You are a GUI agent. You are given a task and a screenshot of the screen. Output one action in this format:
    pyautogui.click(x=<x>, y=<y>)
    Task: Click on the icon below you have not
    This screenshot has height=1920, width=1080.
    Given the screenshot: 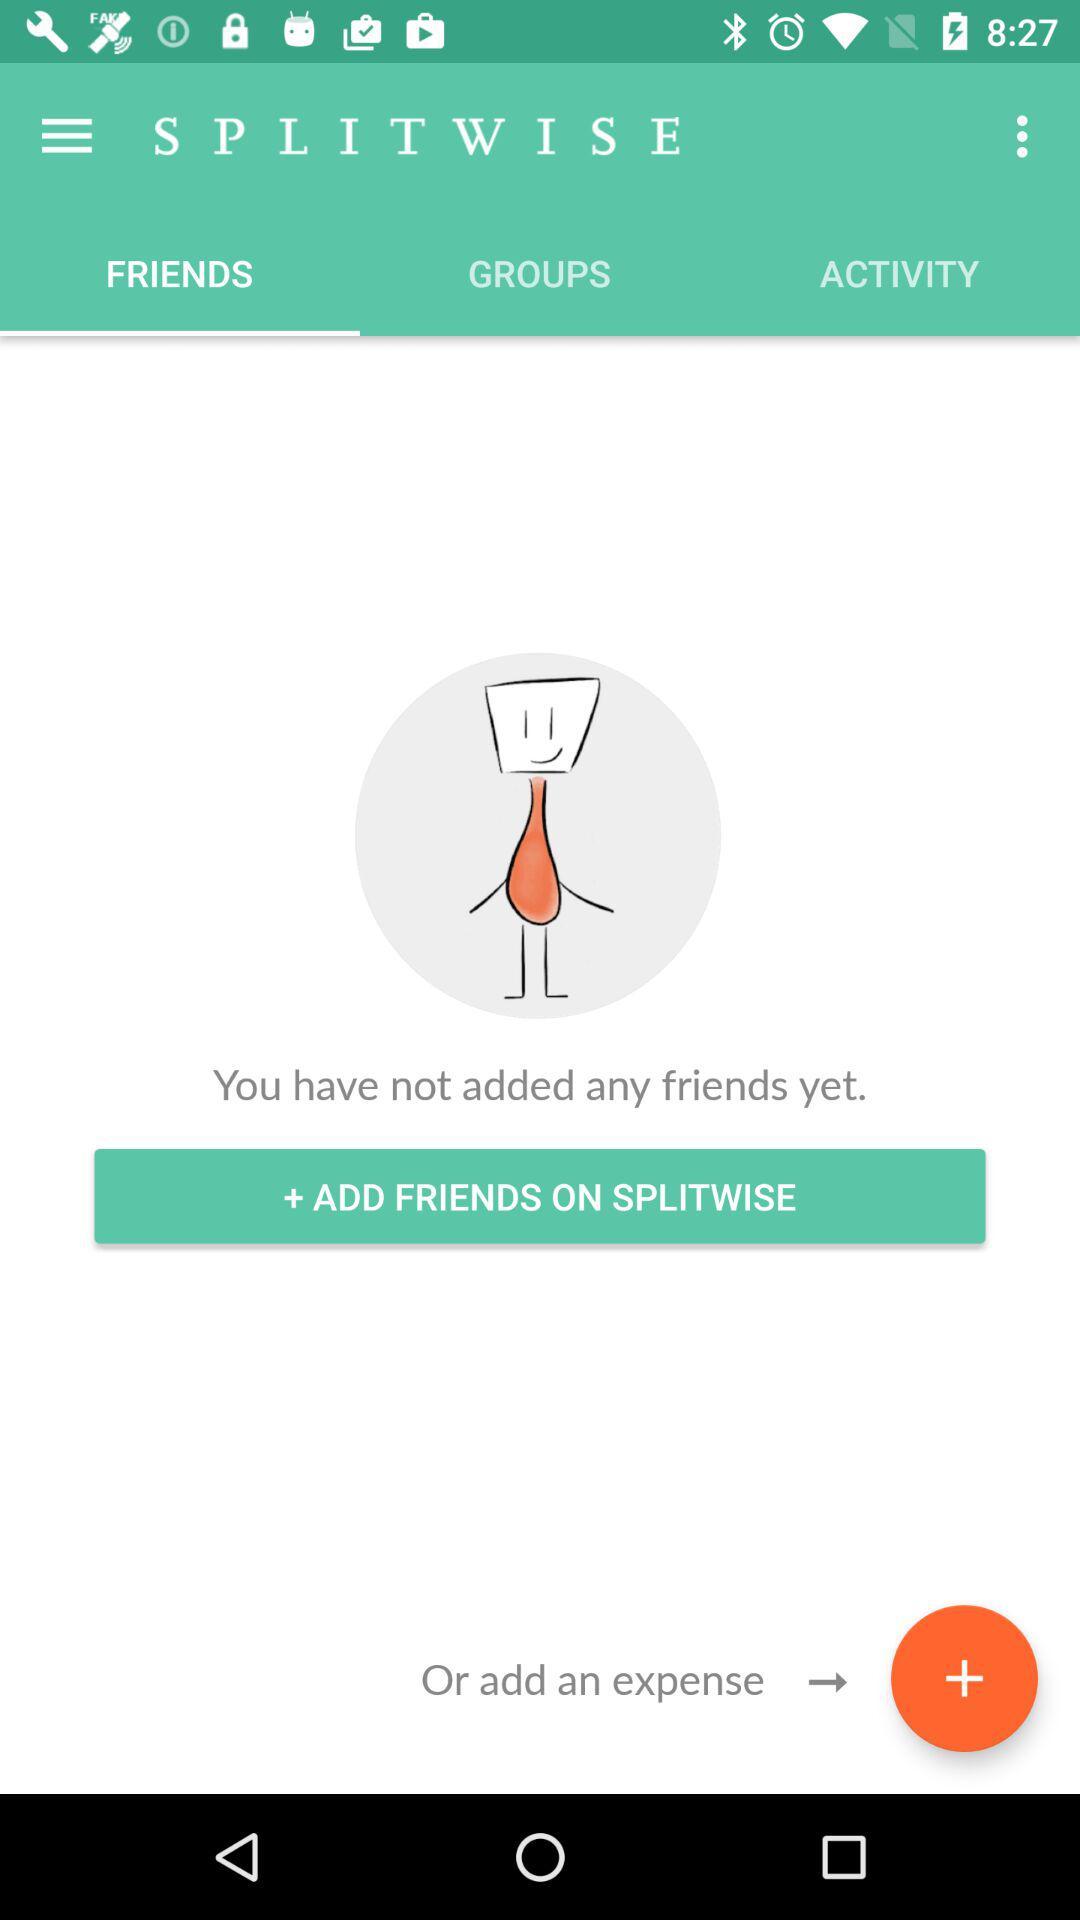 What is the action you would take?
    pyautogui.click(x=540, y=1196)
    